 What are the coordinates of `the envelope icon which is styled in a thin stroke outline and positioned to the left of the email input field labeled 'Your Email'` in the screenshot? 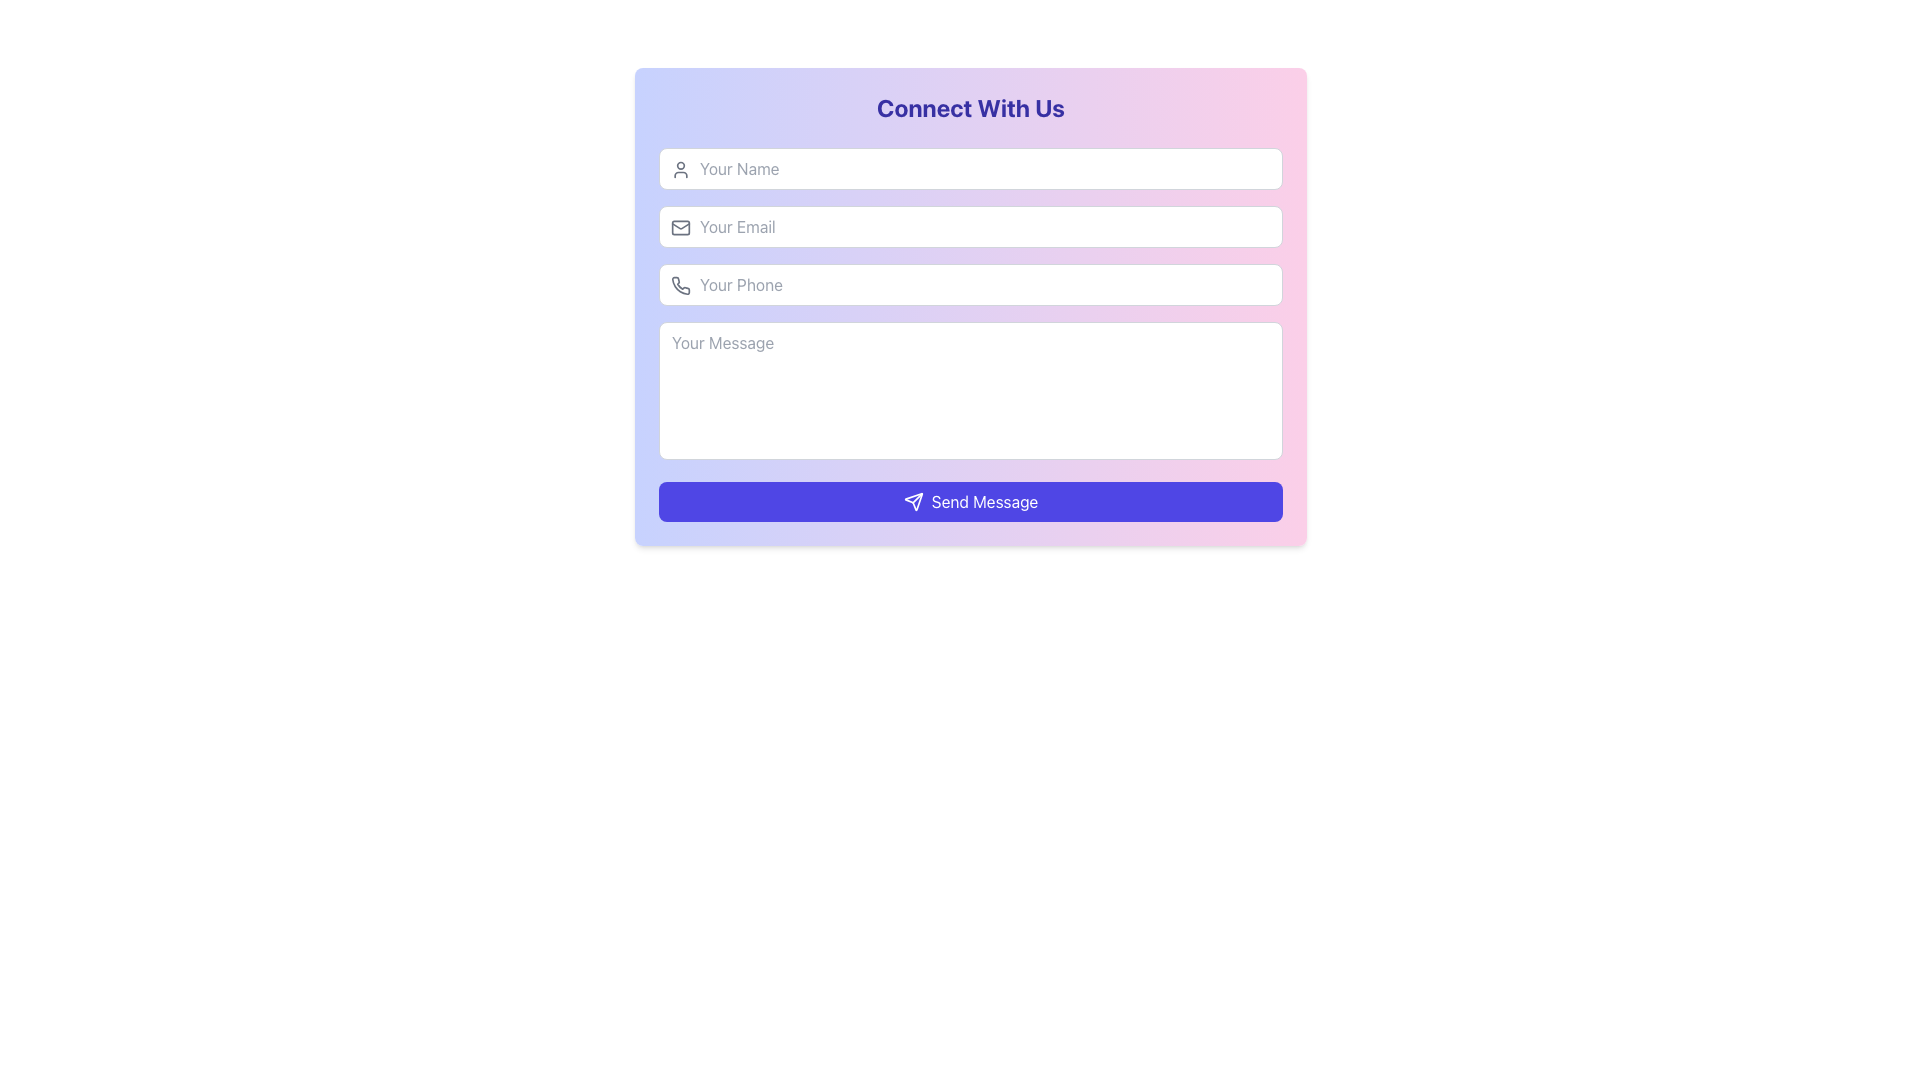 It's located at (681, 226).